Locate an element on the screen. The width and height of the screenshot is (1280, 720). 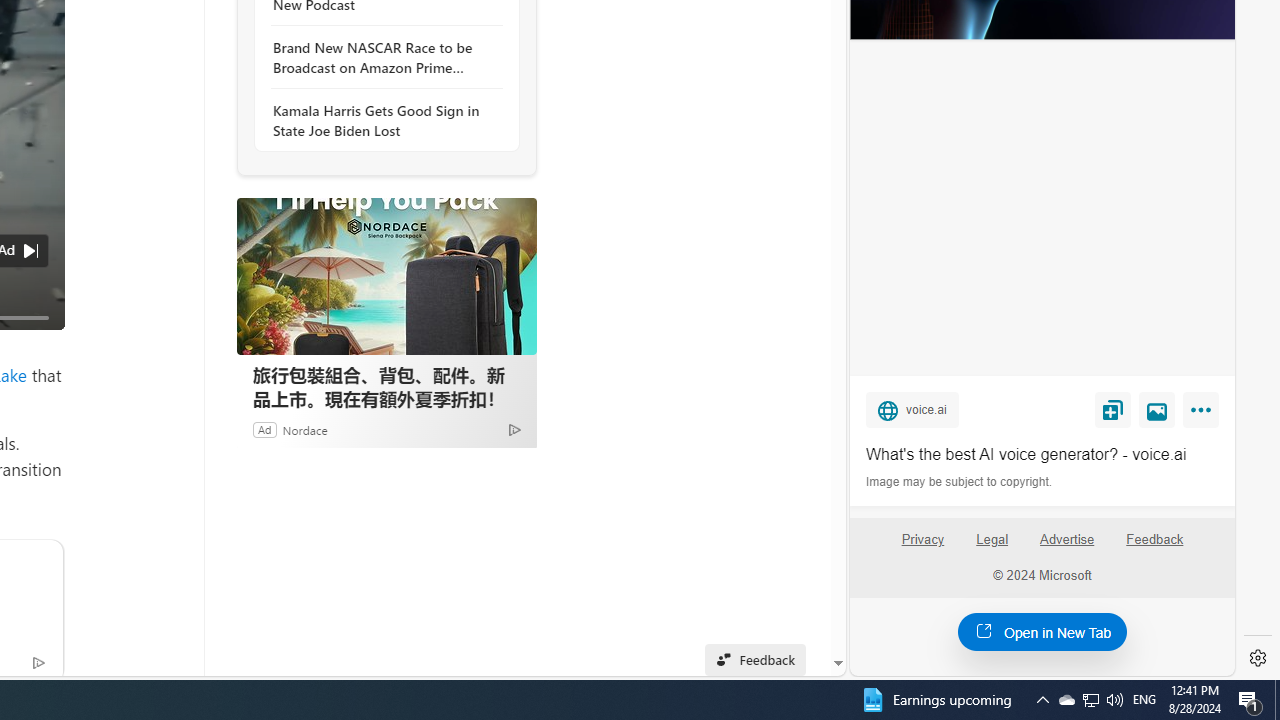
'Open in New Tab' is located at coordinates (1041, 631).